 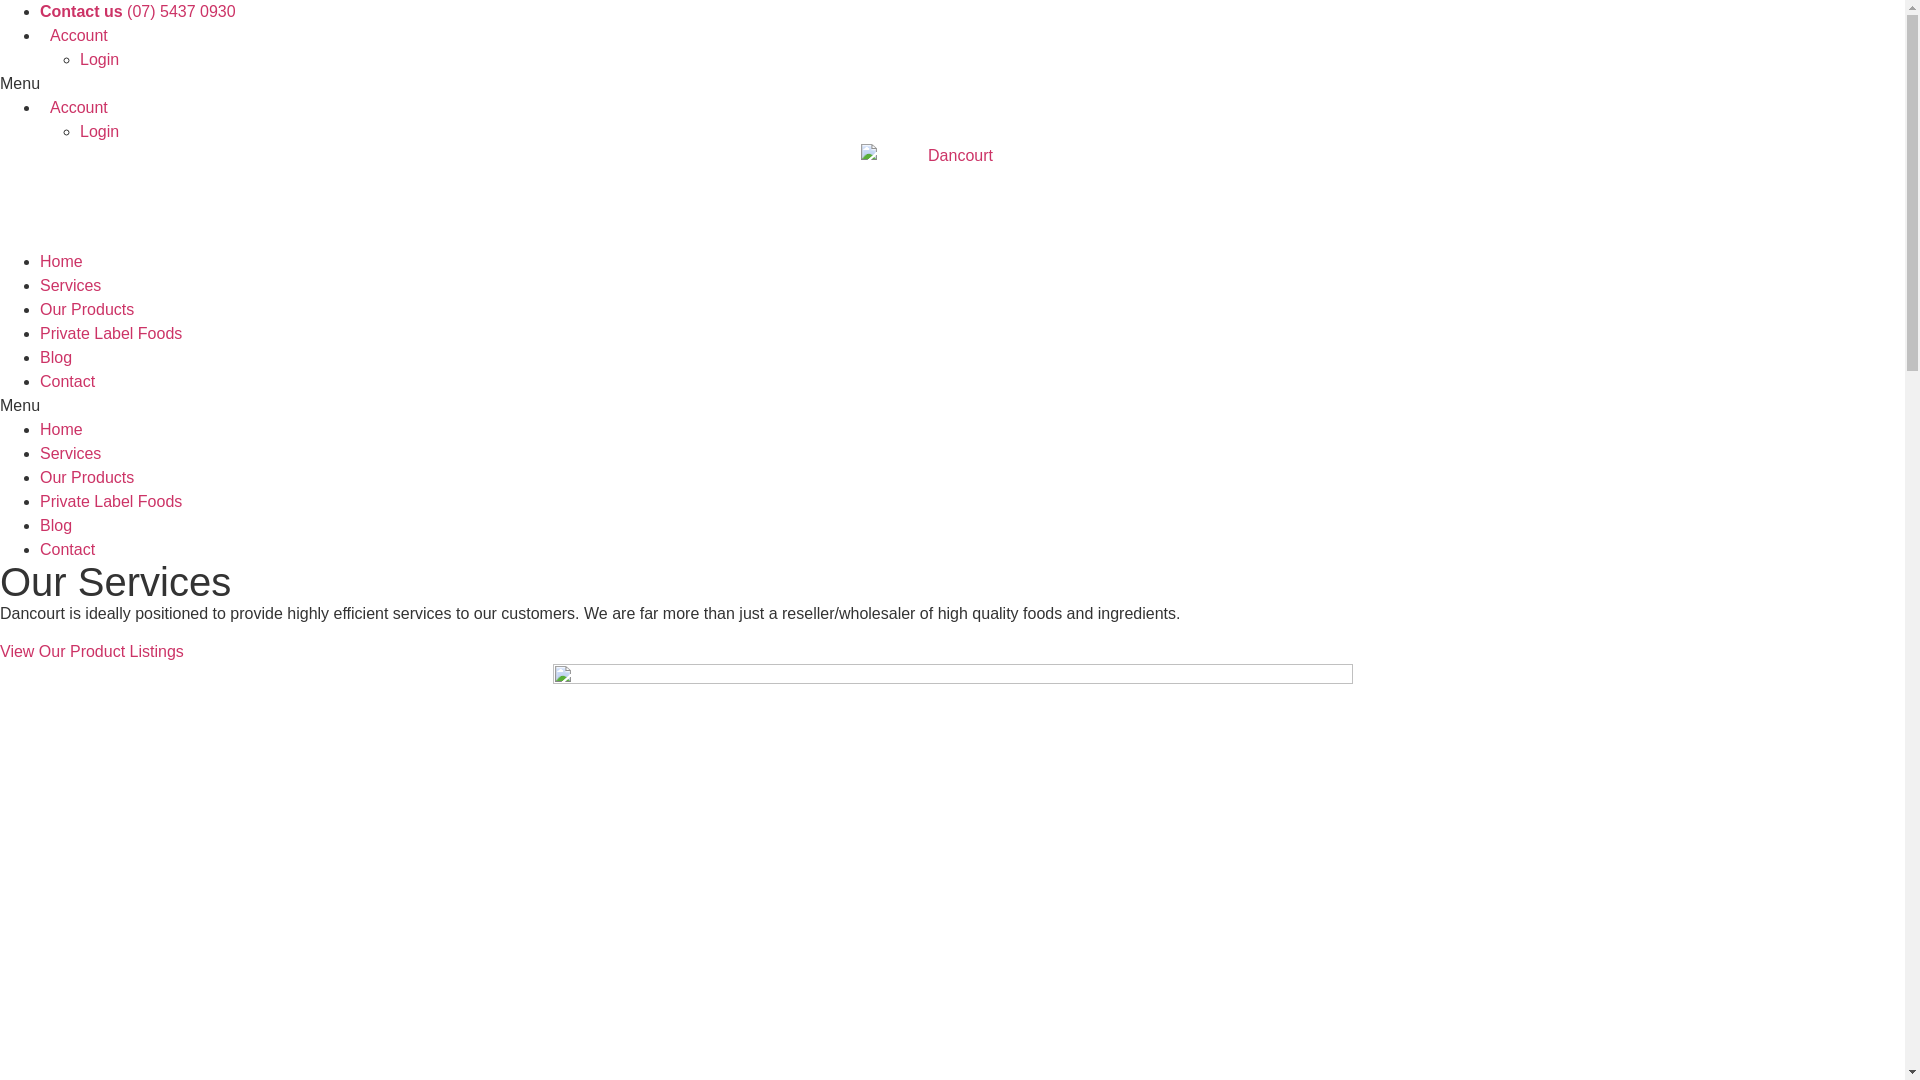 I want to click on 'Services', so click(x=70, y=285).